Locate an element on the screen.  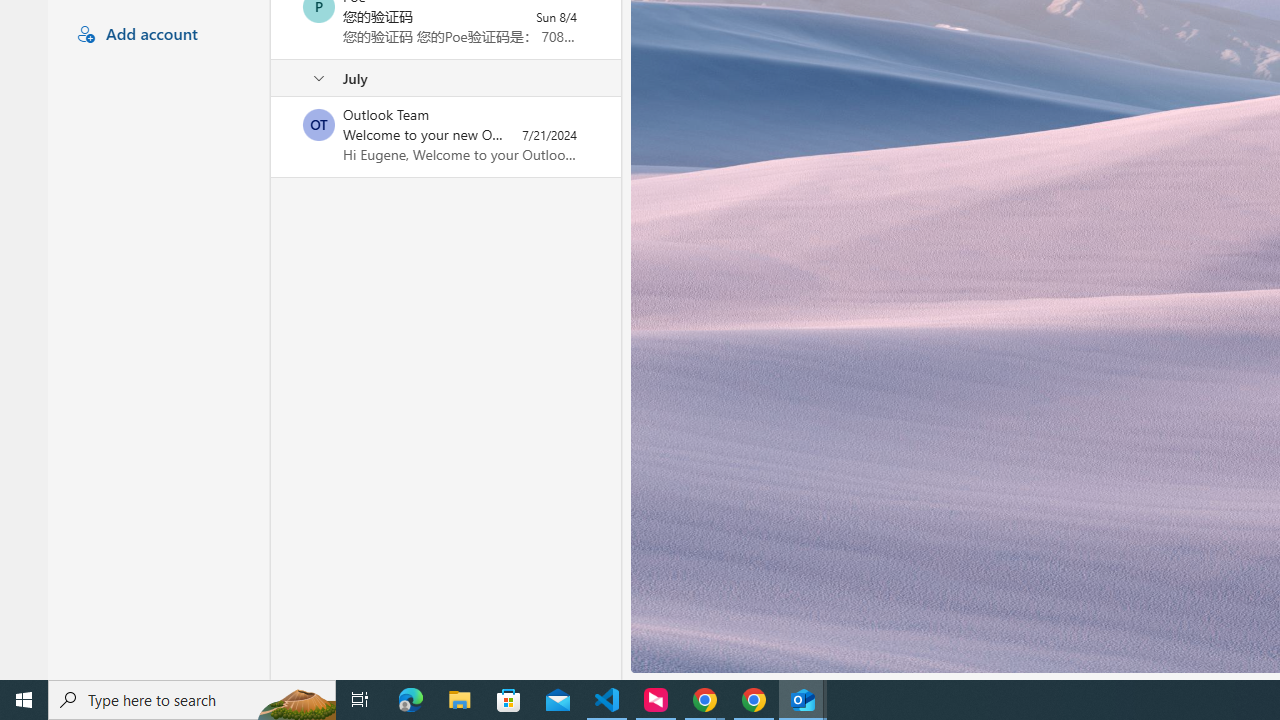
'Mark as unread' is located at coordinates (272, 136).